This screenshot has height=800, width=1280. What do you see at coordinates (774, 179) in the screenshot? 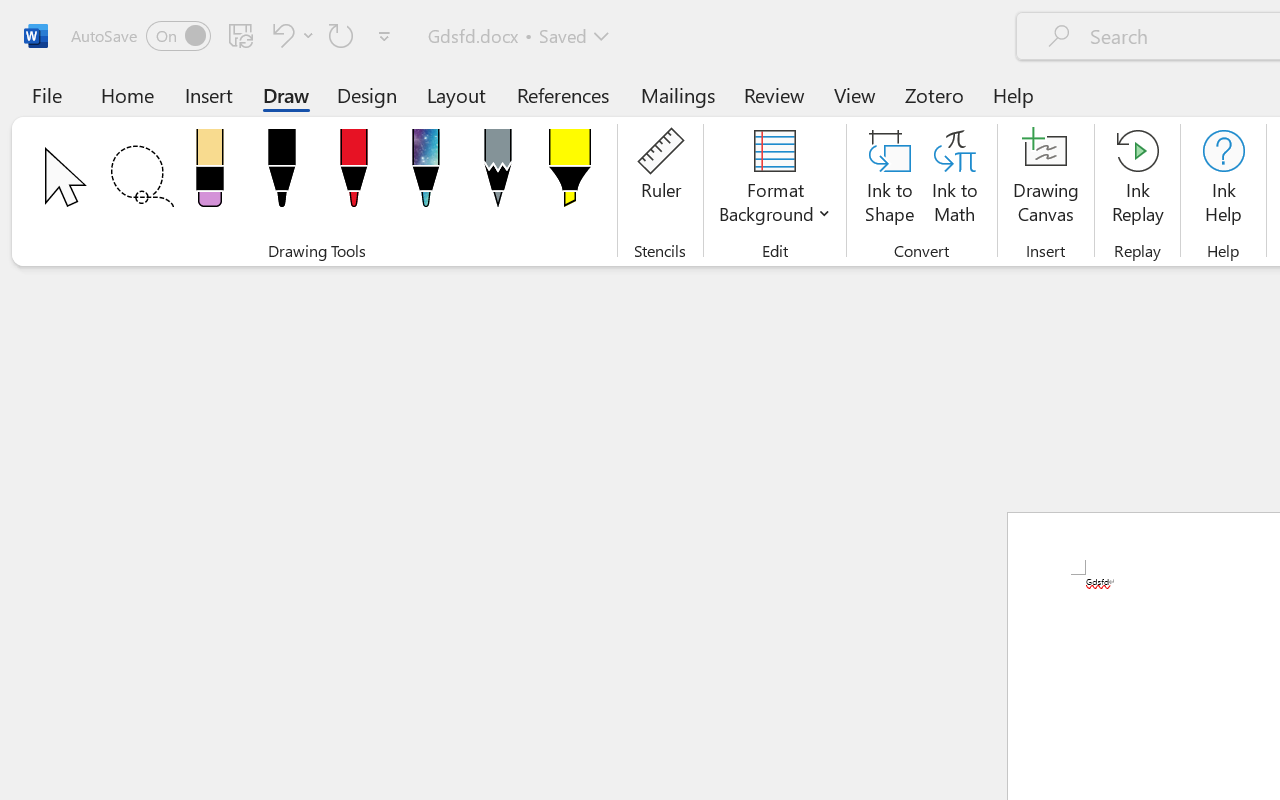
I see `'Format Background'` at bounding box center [774, 179].